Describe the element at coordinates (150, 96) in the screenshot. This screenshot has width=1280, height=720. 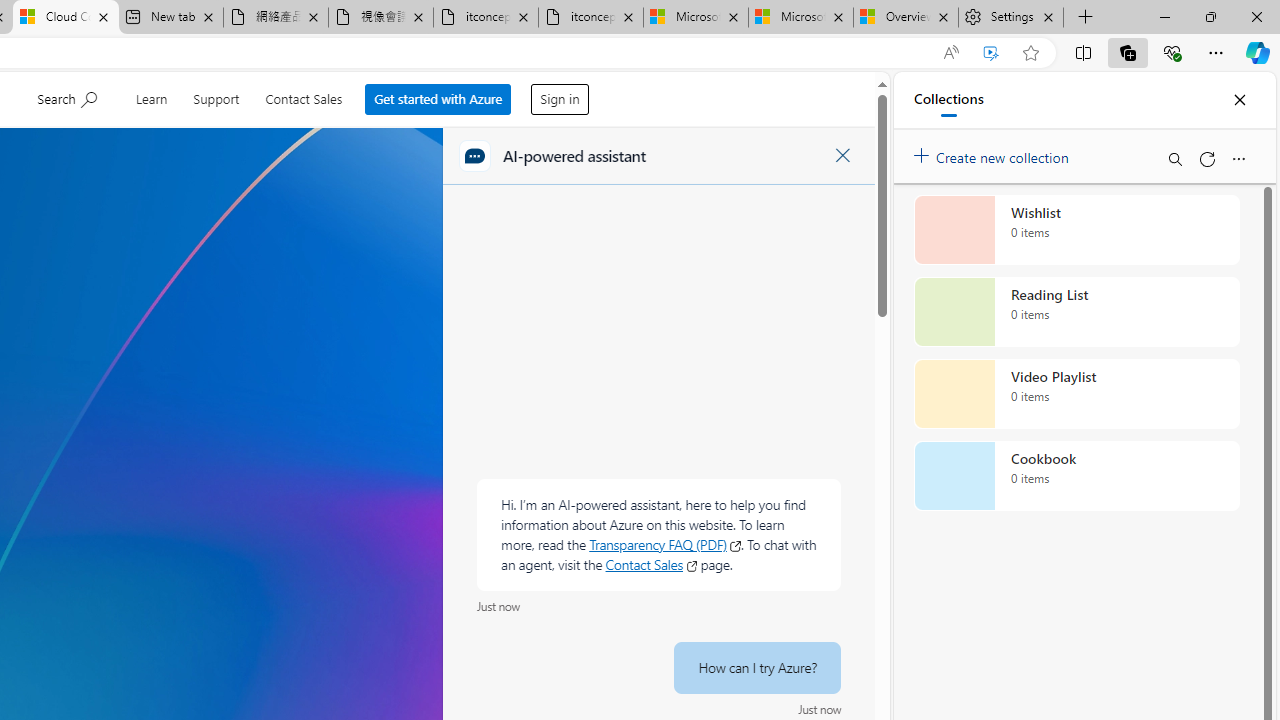
I see `'Learn'` at that location.